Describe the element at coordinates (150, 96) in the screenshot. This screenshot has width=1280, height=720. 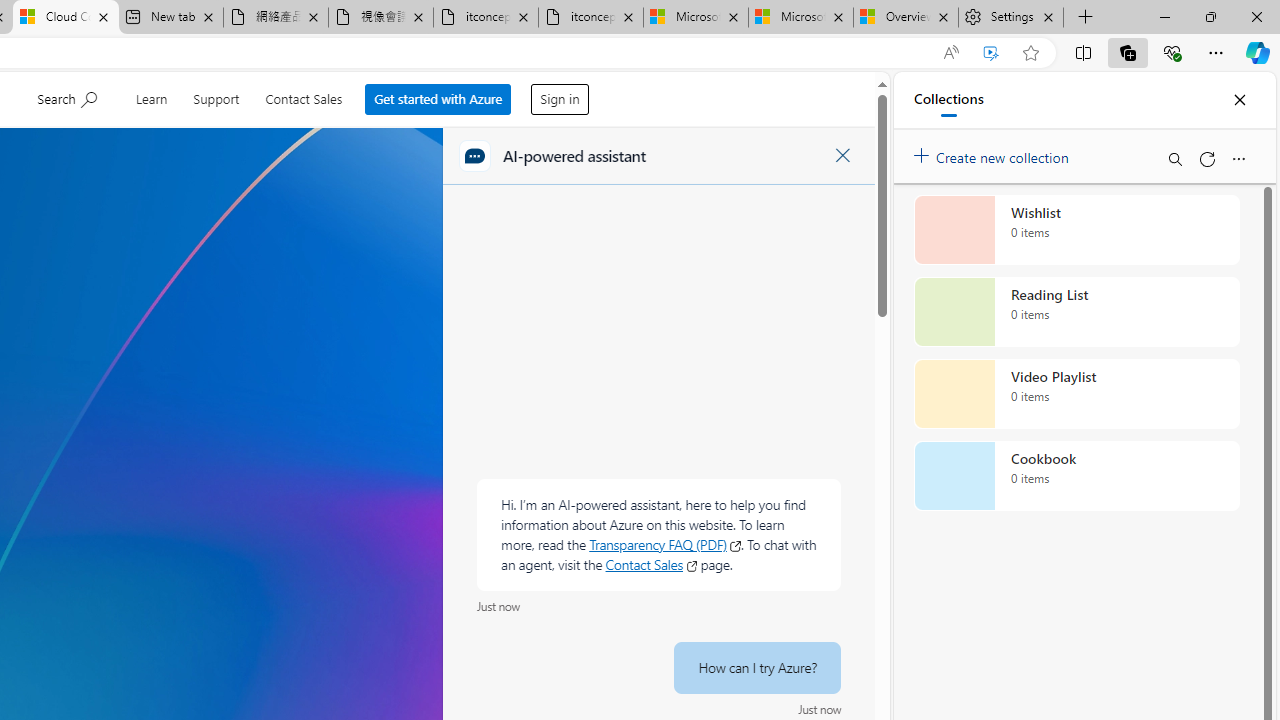
I see `'Learn'` at that location.